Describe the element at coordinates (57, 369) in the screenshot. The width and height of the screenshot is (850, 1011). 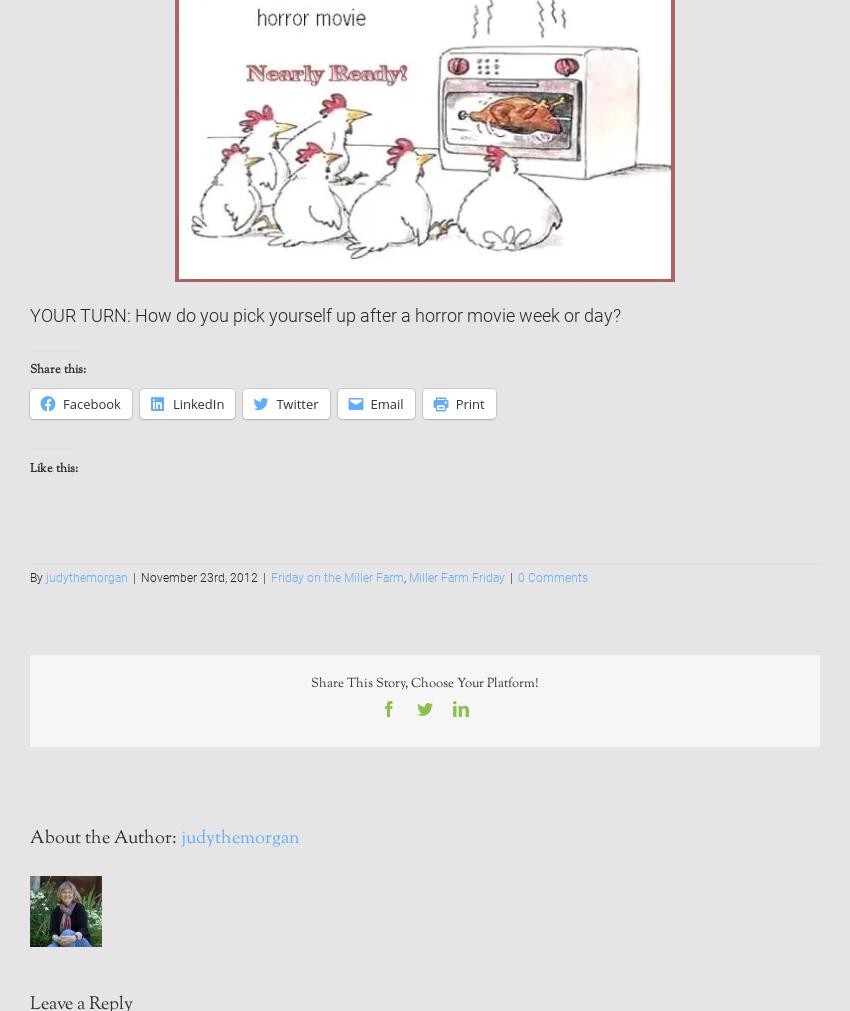
I see `'Share this:'` at that location.